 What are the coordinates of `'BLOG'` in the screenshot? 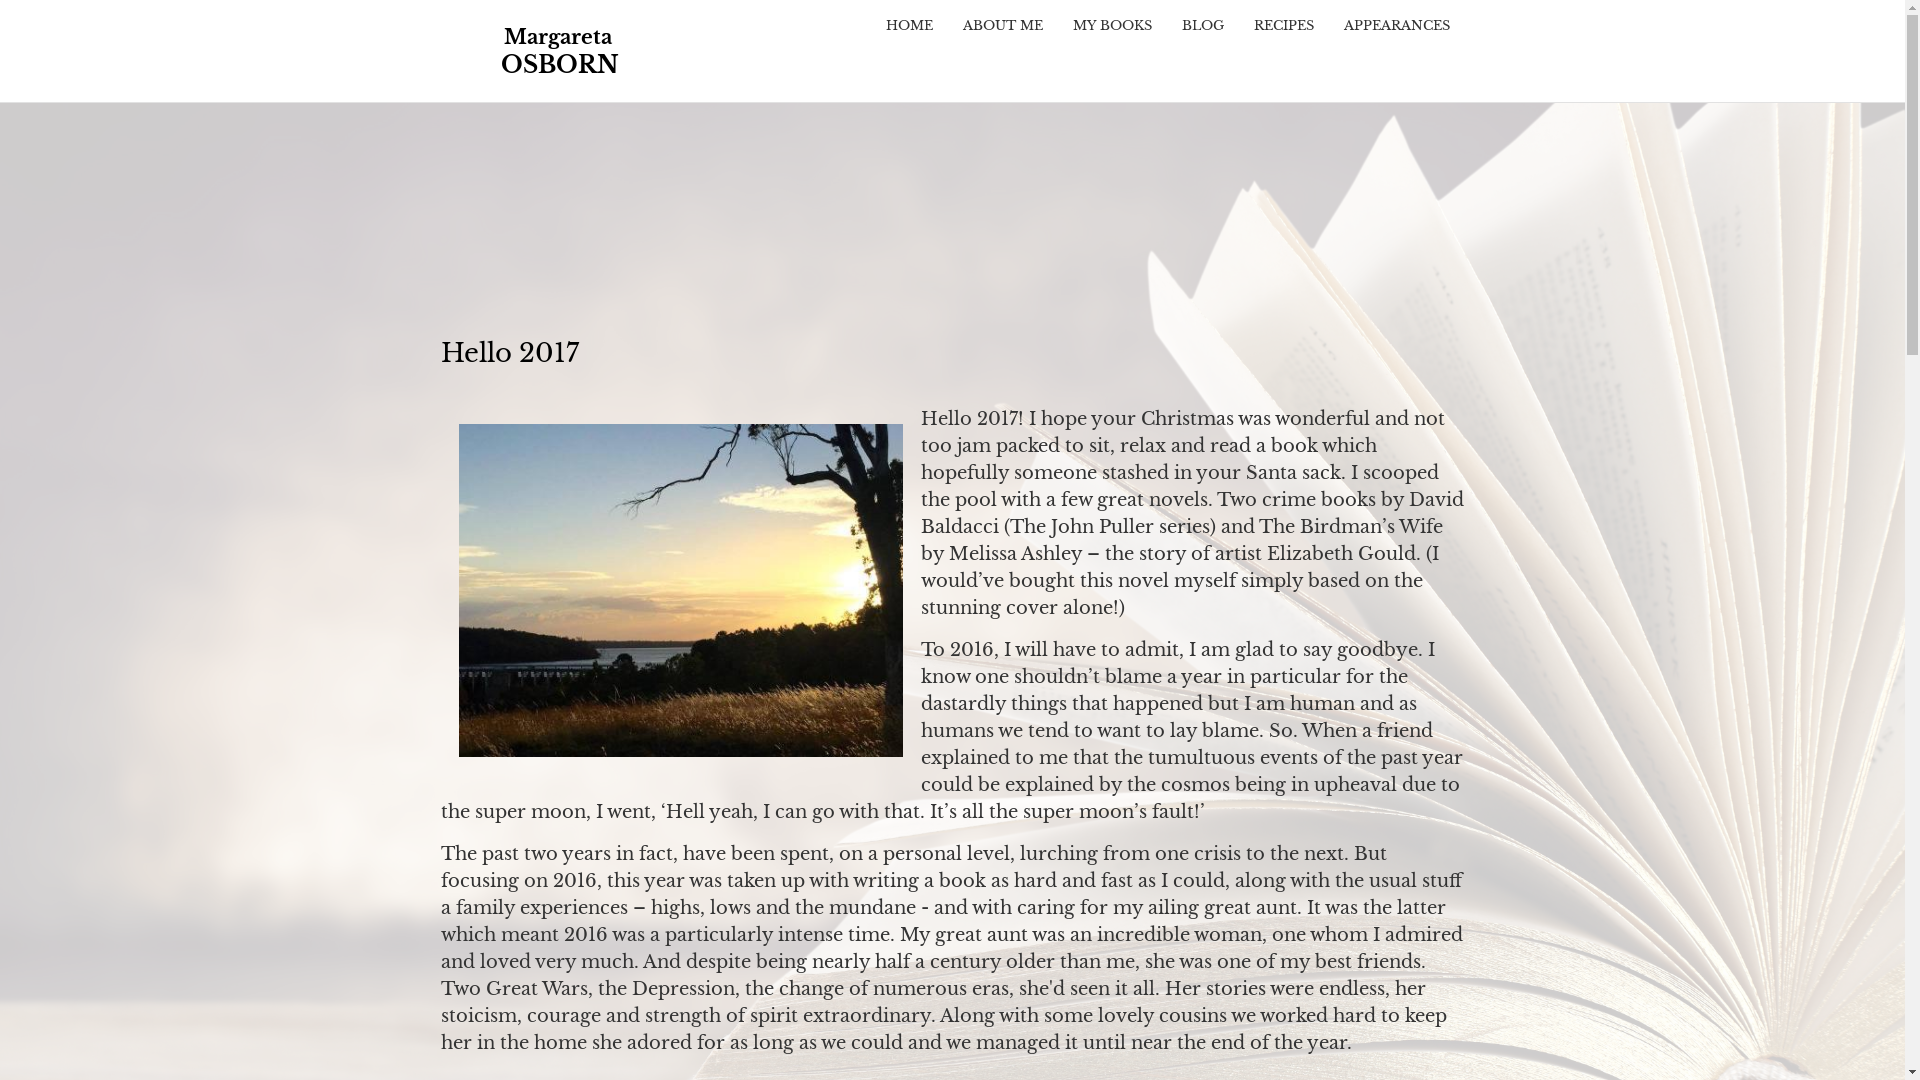 It's located at (1200, 25).